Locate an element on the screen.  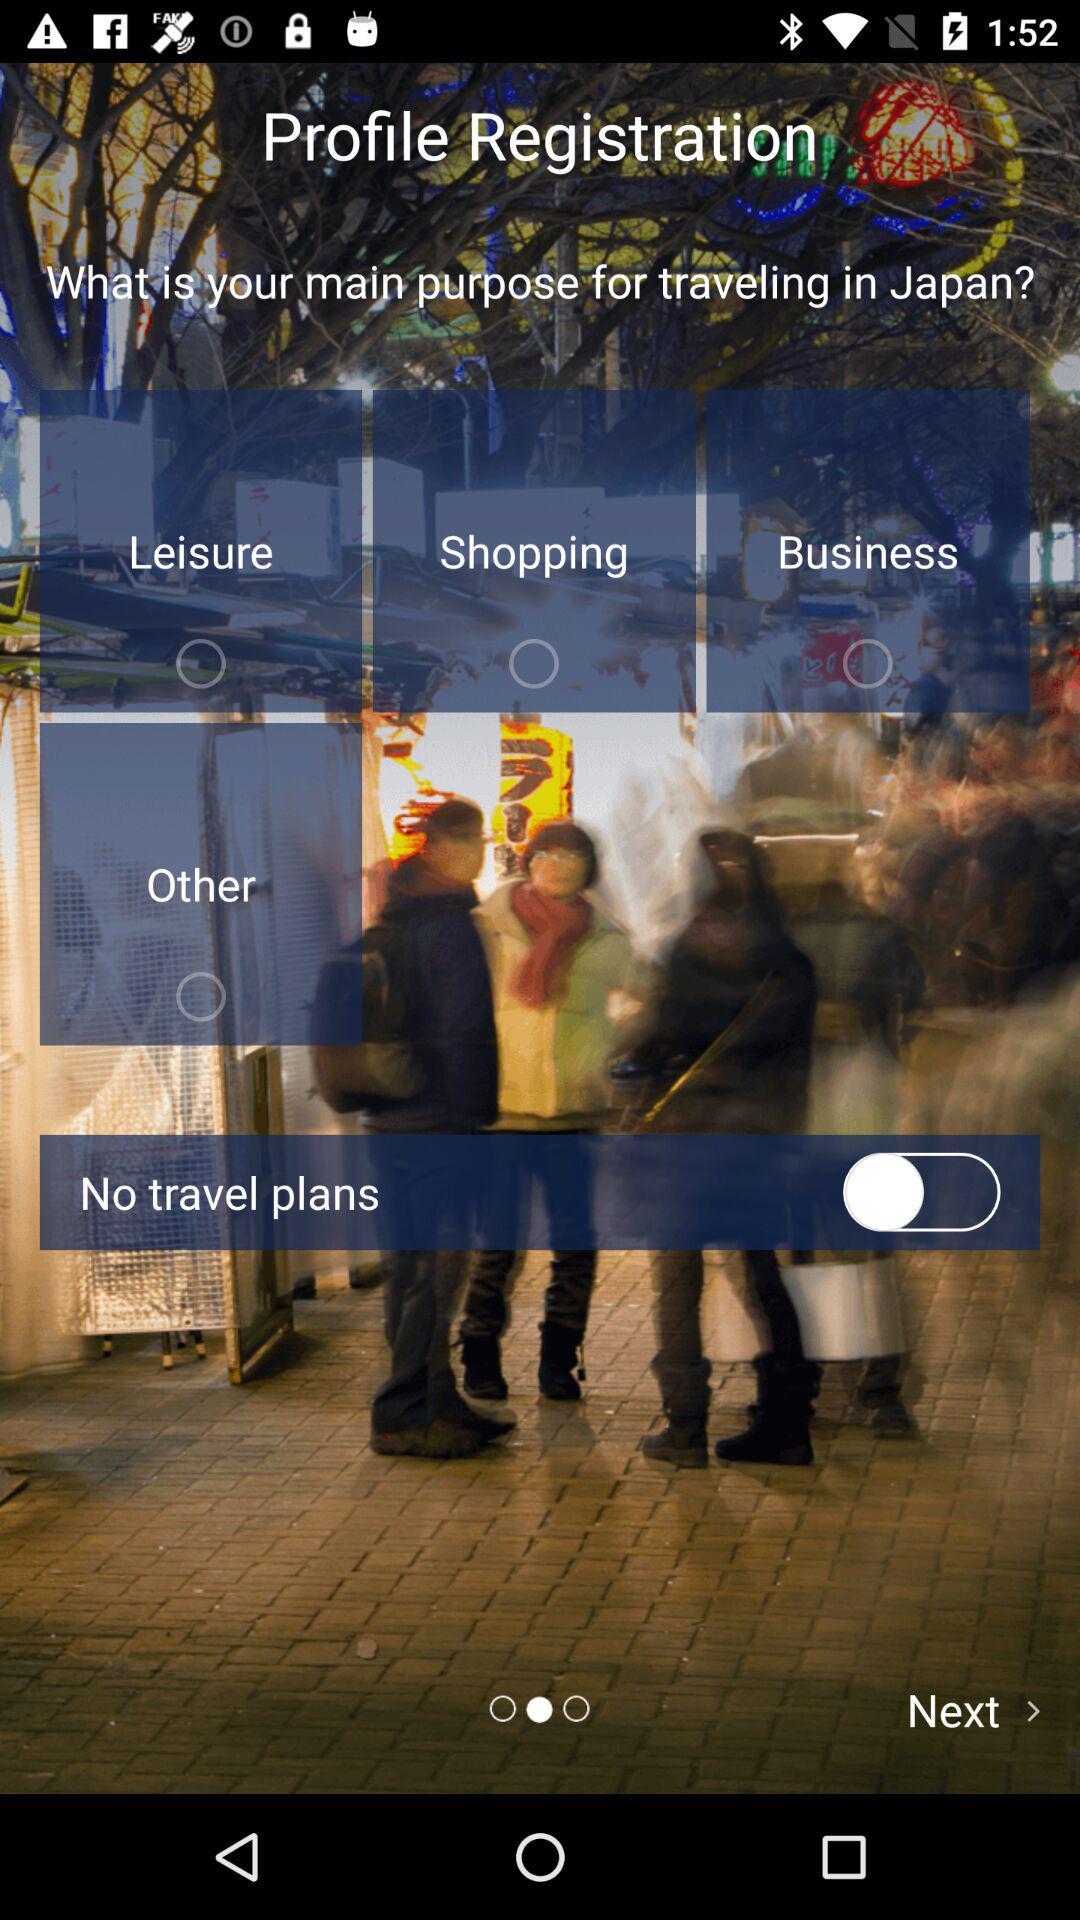
the toggle switch buttons before no travel plans on the page is located at coordinates (921, 1192).